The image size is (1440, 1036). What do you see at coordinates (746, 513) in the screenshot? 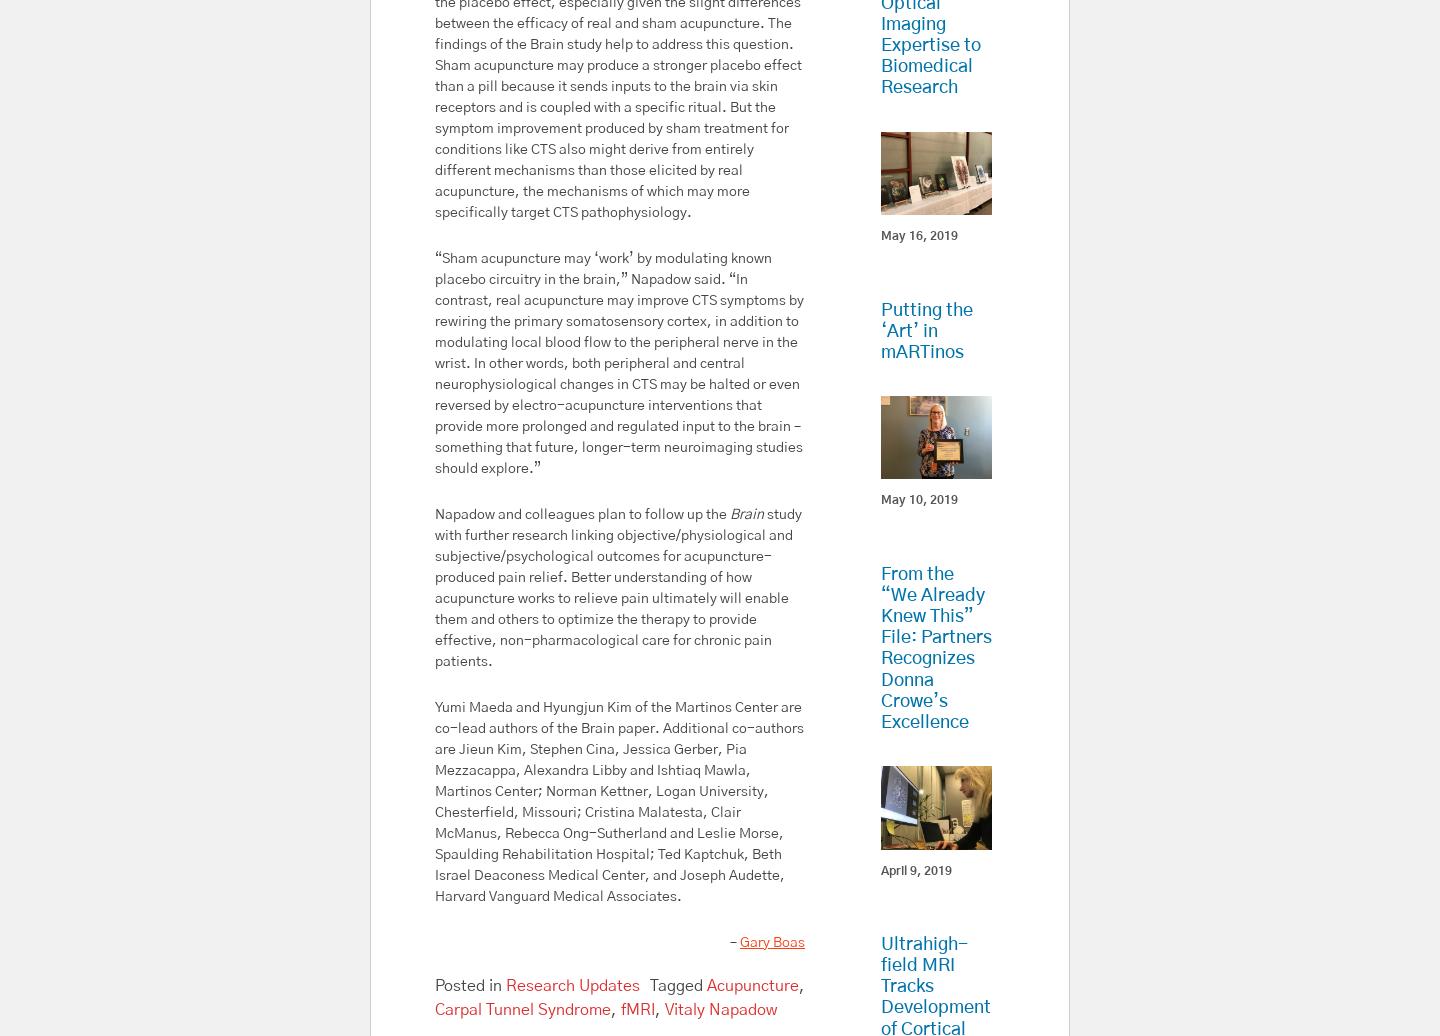
I see `'Brain'` at bounding box center [746, 513].